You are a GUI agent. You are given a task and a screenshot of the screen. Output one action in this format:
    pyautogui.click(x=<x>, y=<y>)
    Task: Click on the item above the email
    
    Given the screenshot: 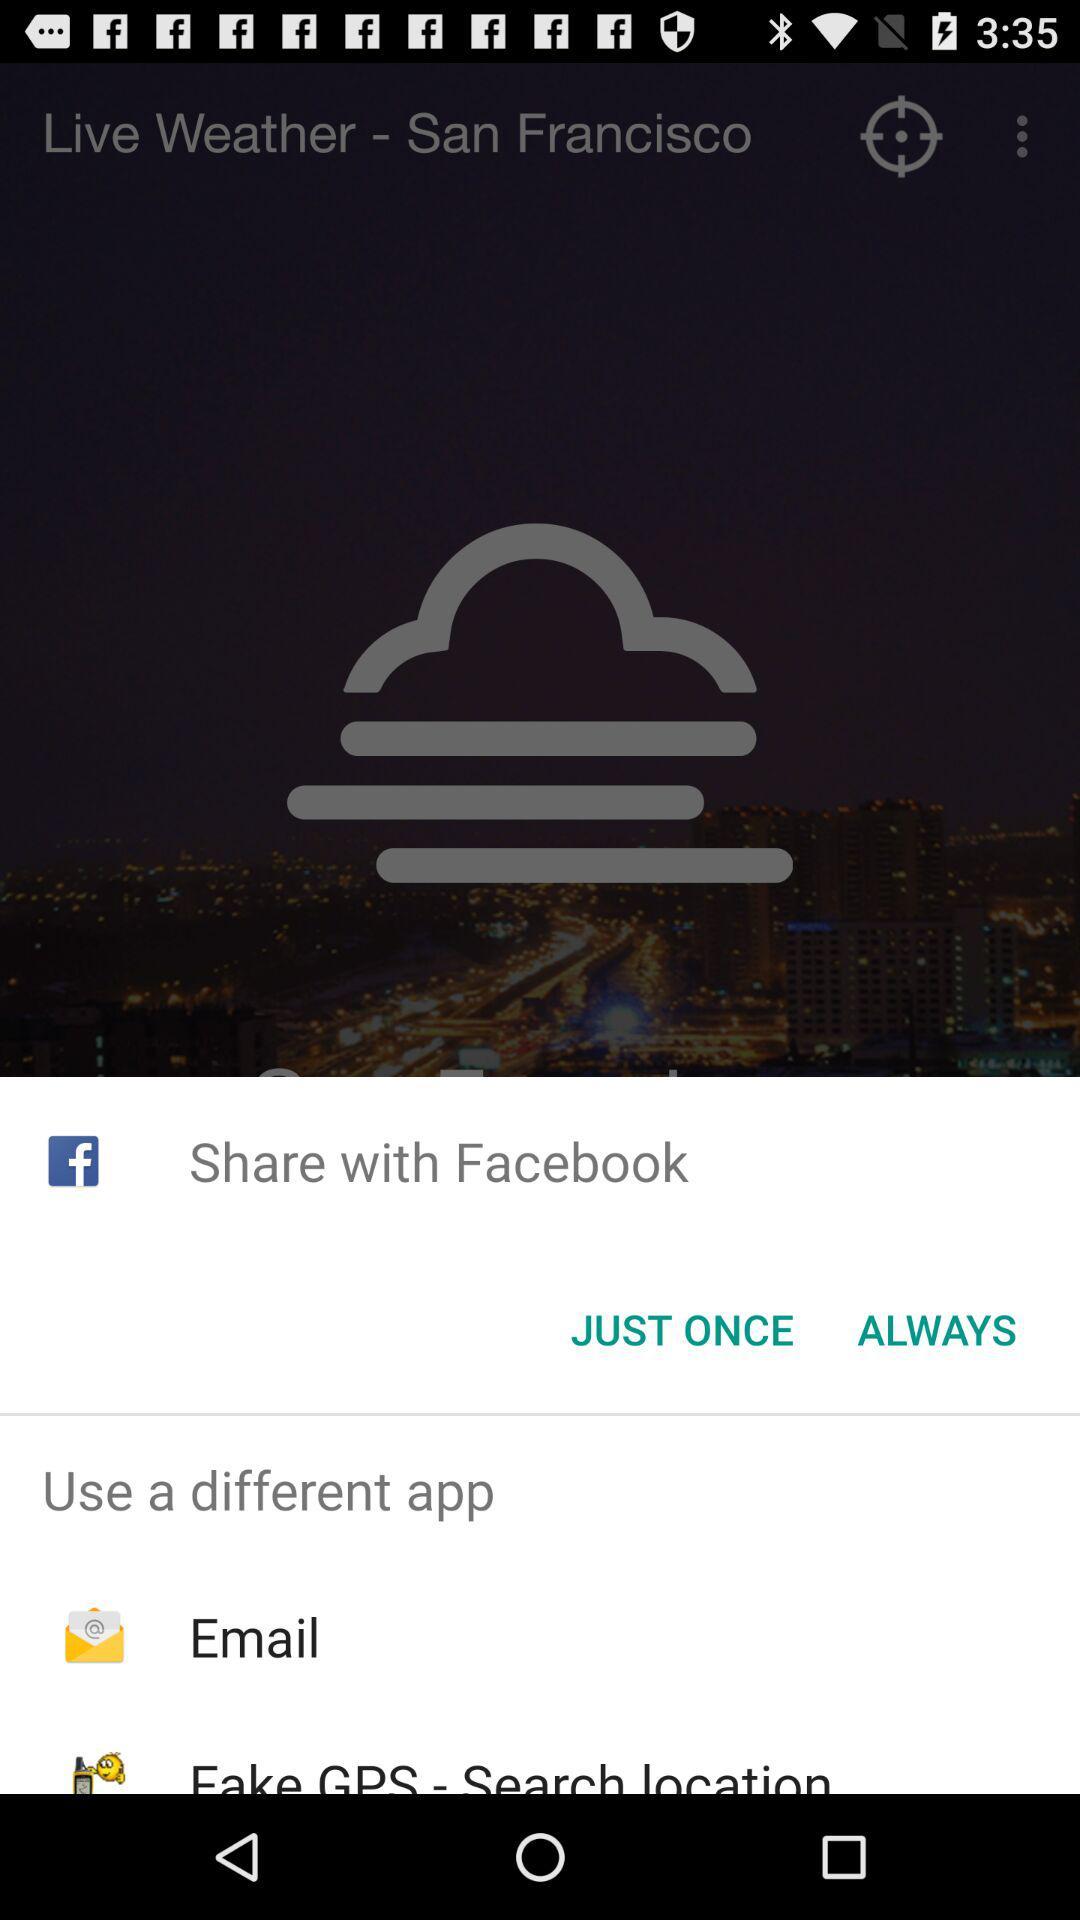 What is the action you would take?
    pyautogui.click(x=540, y=1489)
    